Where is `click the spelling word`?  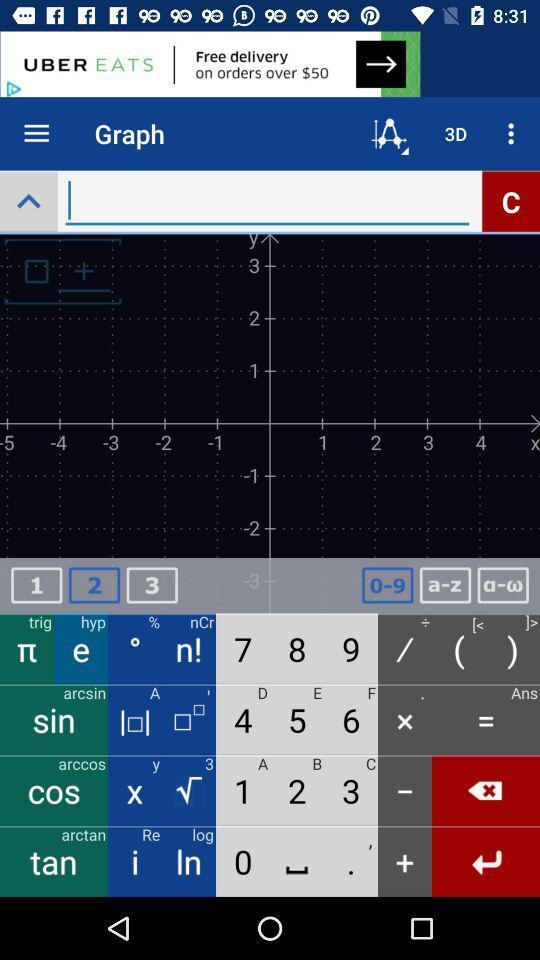
click the spelling word is located at coordinates (502, 585).